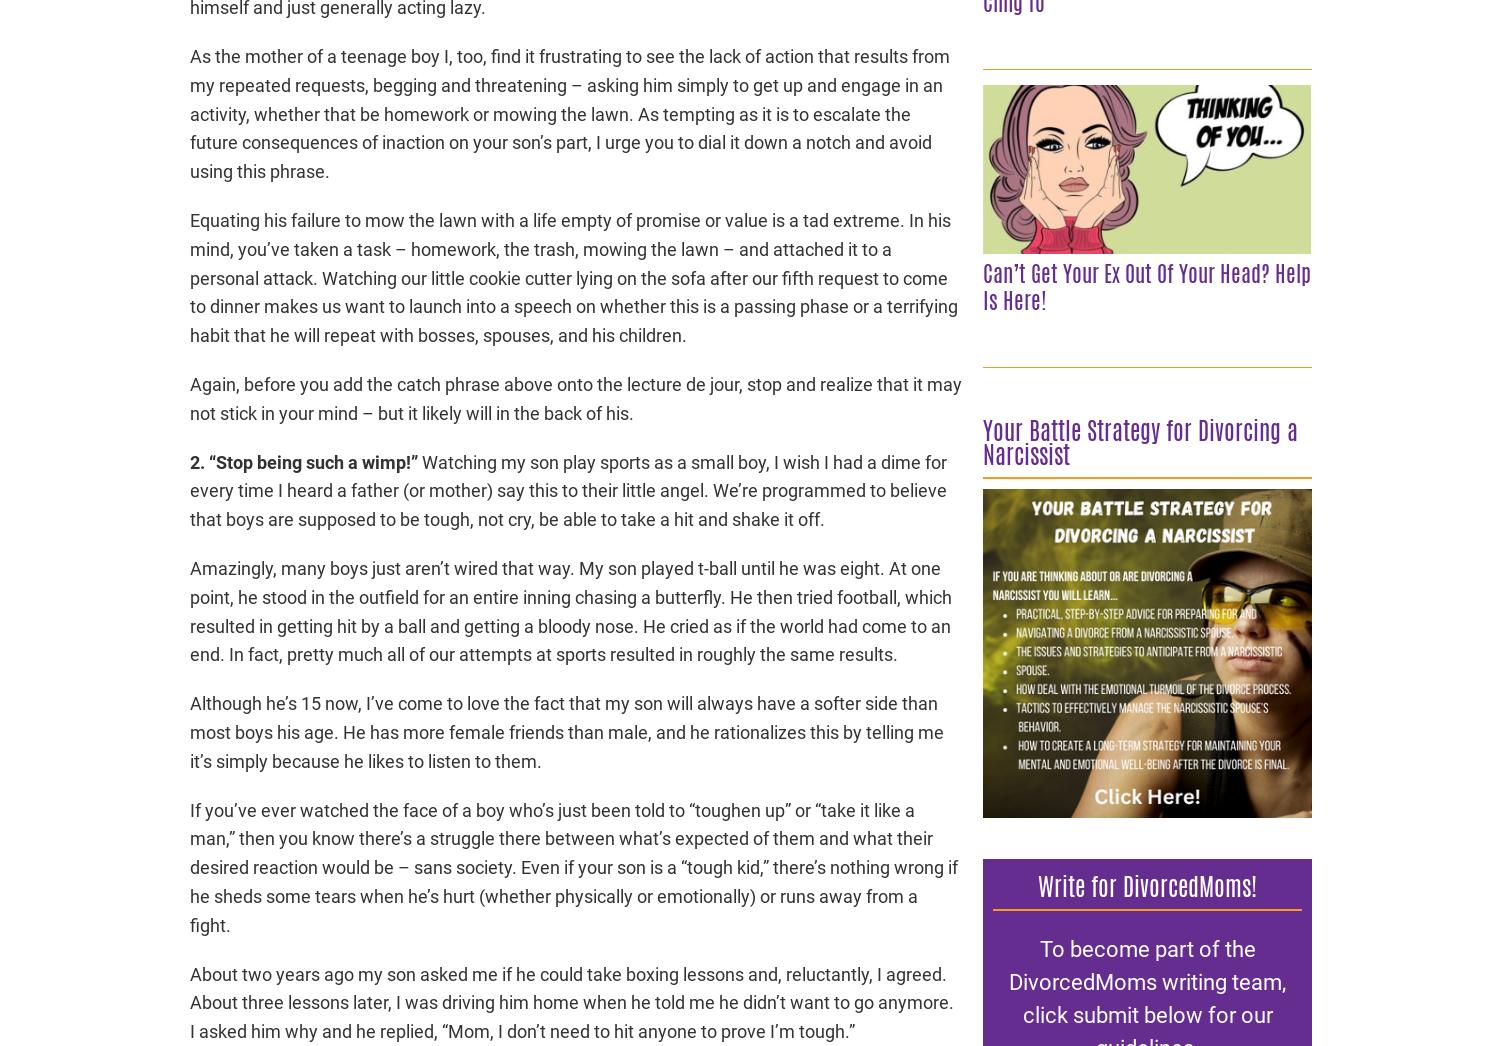 This screenshot has width=1500, height=1046. What do you see at coordinates (575, 398) in the screenshot?
I see `'Again, before you add the catch phrase above onto the lecture de jour, stop and realize that it may not stick in your mind – but it likely will in the back of his.'` at bounding box center [575, 398].